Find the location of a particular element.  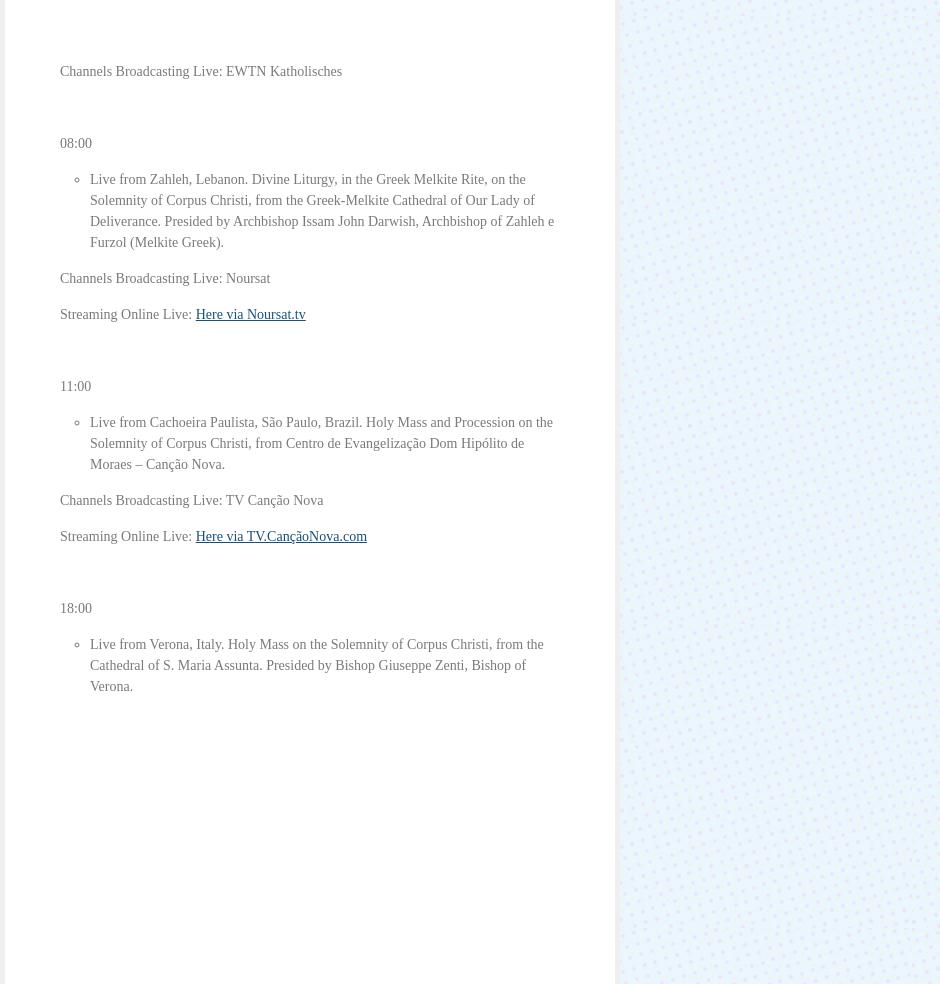

'Live from Verona, Italy. Holy Mass on the Solemnity of Corpus Christi, from the Cathedral of S. Maria Assunta. Presided by Bishop Giuseppe Zenti, Bishop of Verona.' is located at coordinates (316, 665).